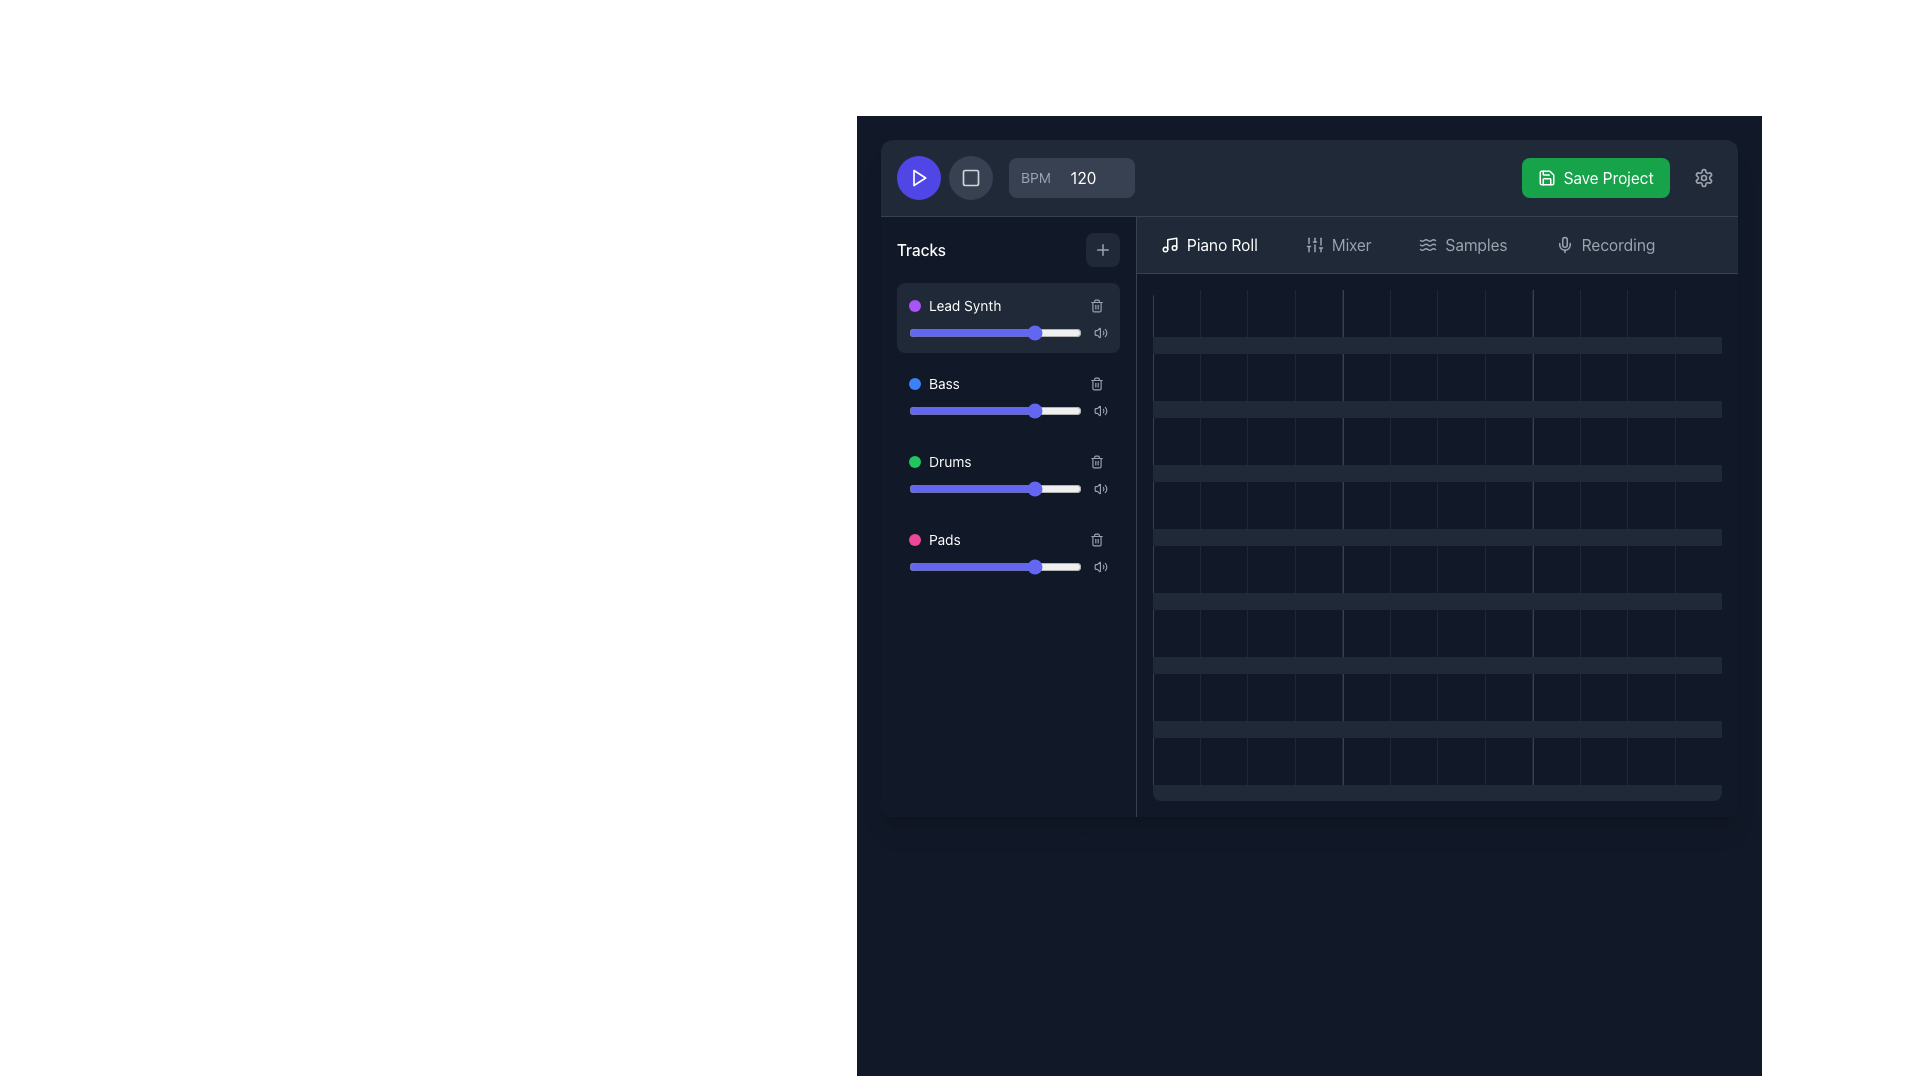  What do you see at coordinates (1031, 331) in the screenshot?
I see `the slider value` at bounding box center [1031, 331].